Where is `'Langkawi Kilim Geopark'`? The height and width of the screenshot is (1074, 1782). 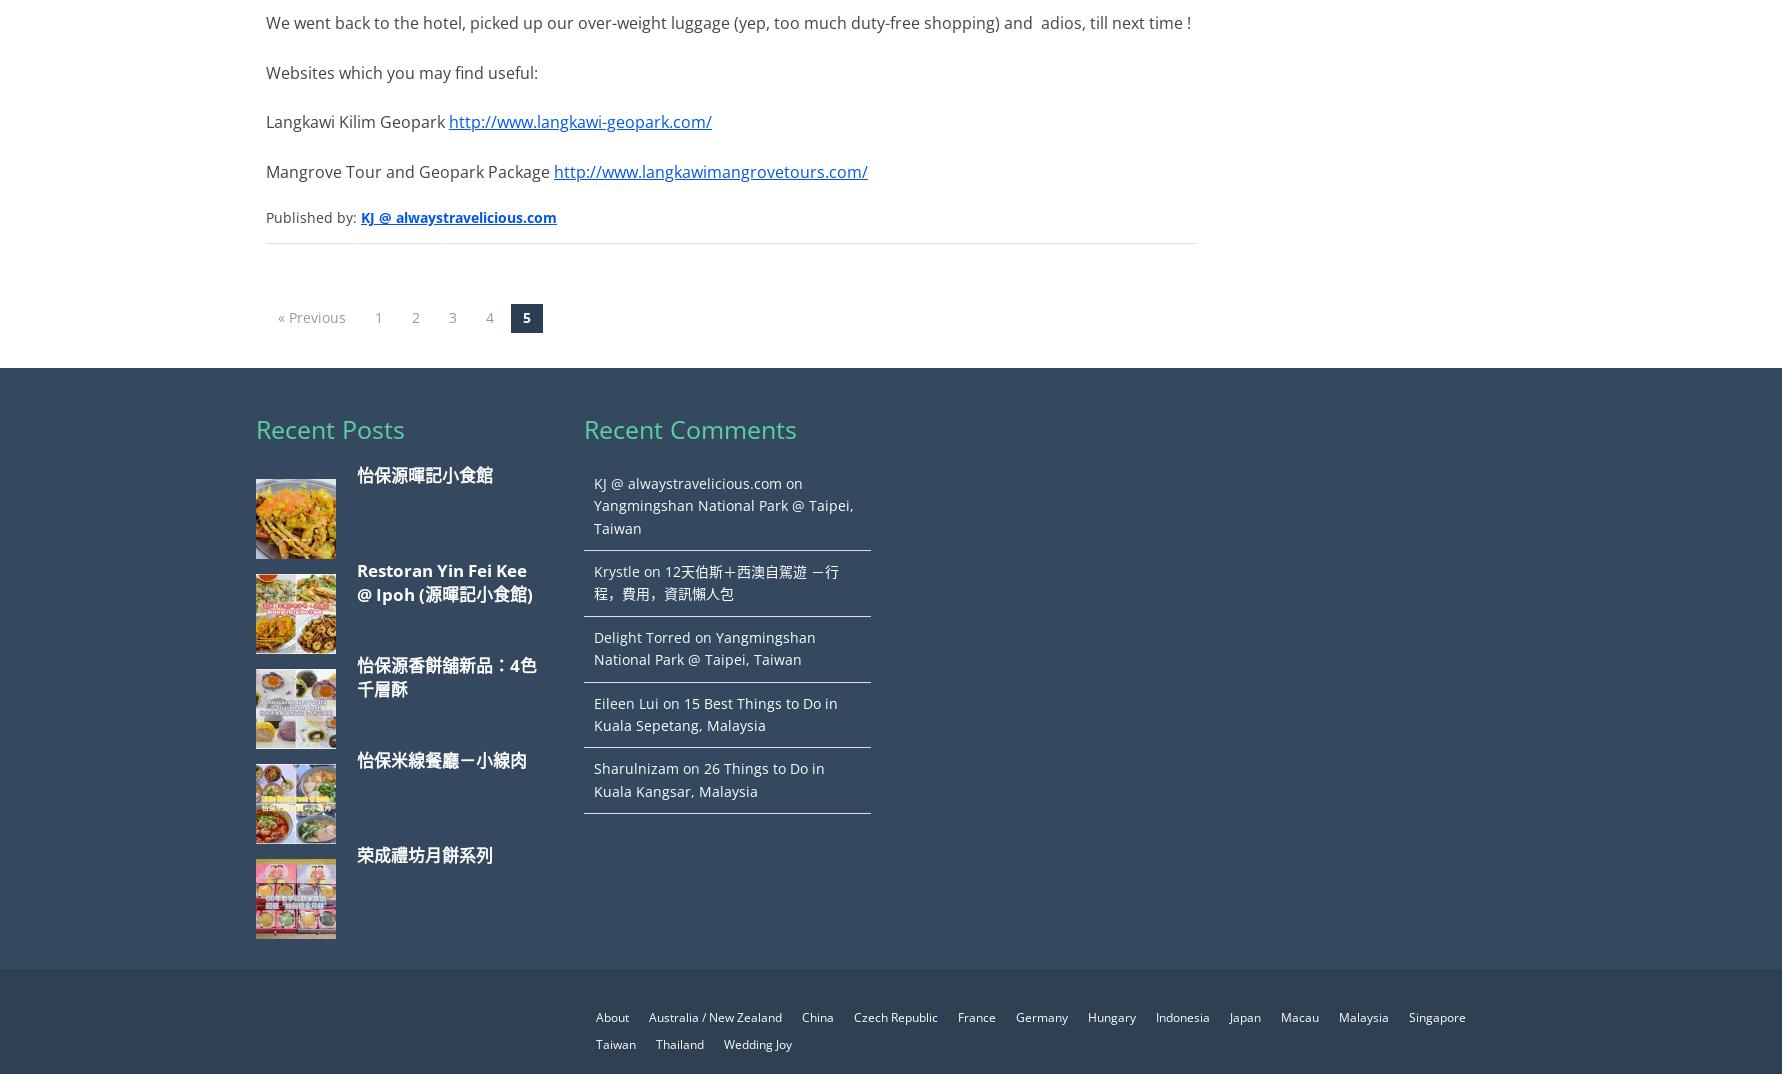 'Langkawi Kilim Geopark' is located at coordinates (266, 121).